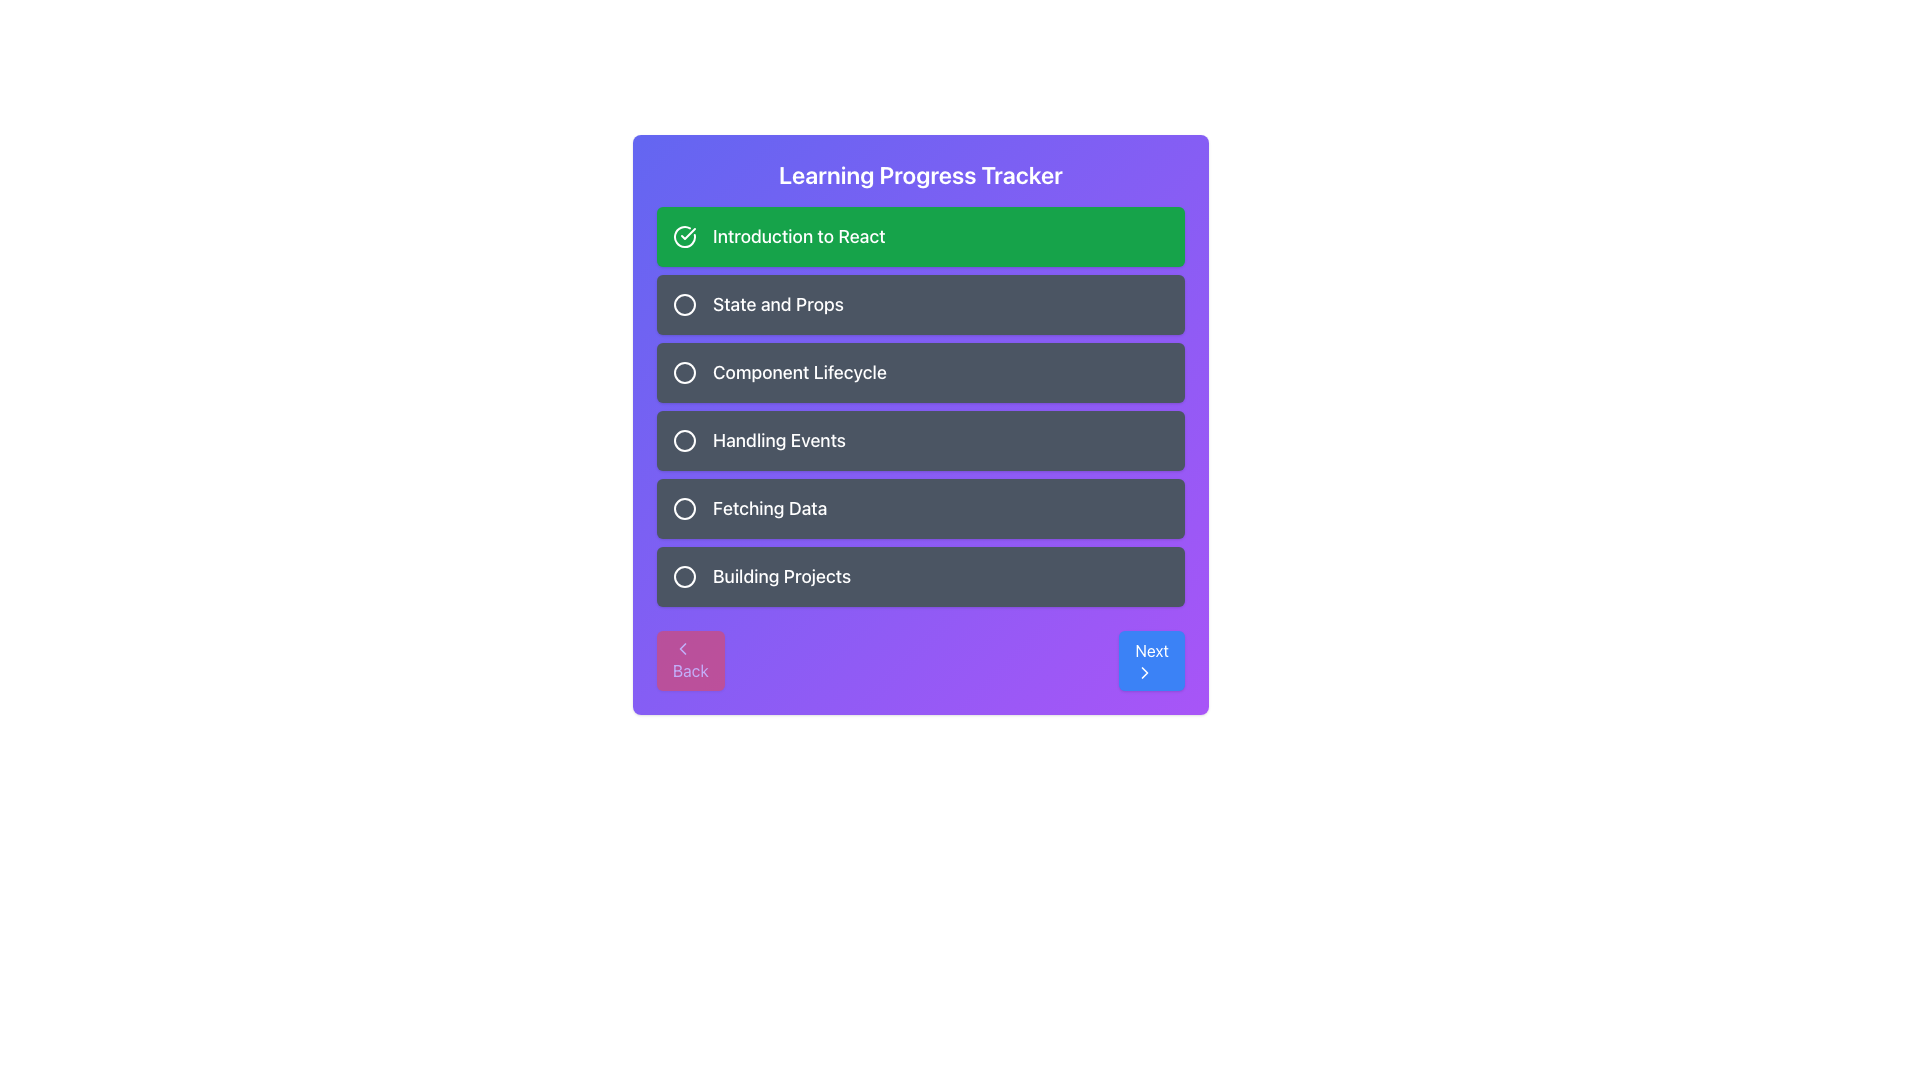 This screenshot has width=1920, height=1080. I want to click on the text label 'Handling Events' displayed in a medium-sized bold font, colored white against a gray background, located within the fourth button in a vertical list of options, so click(778, 439).